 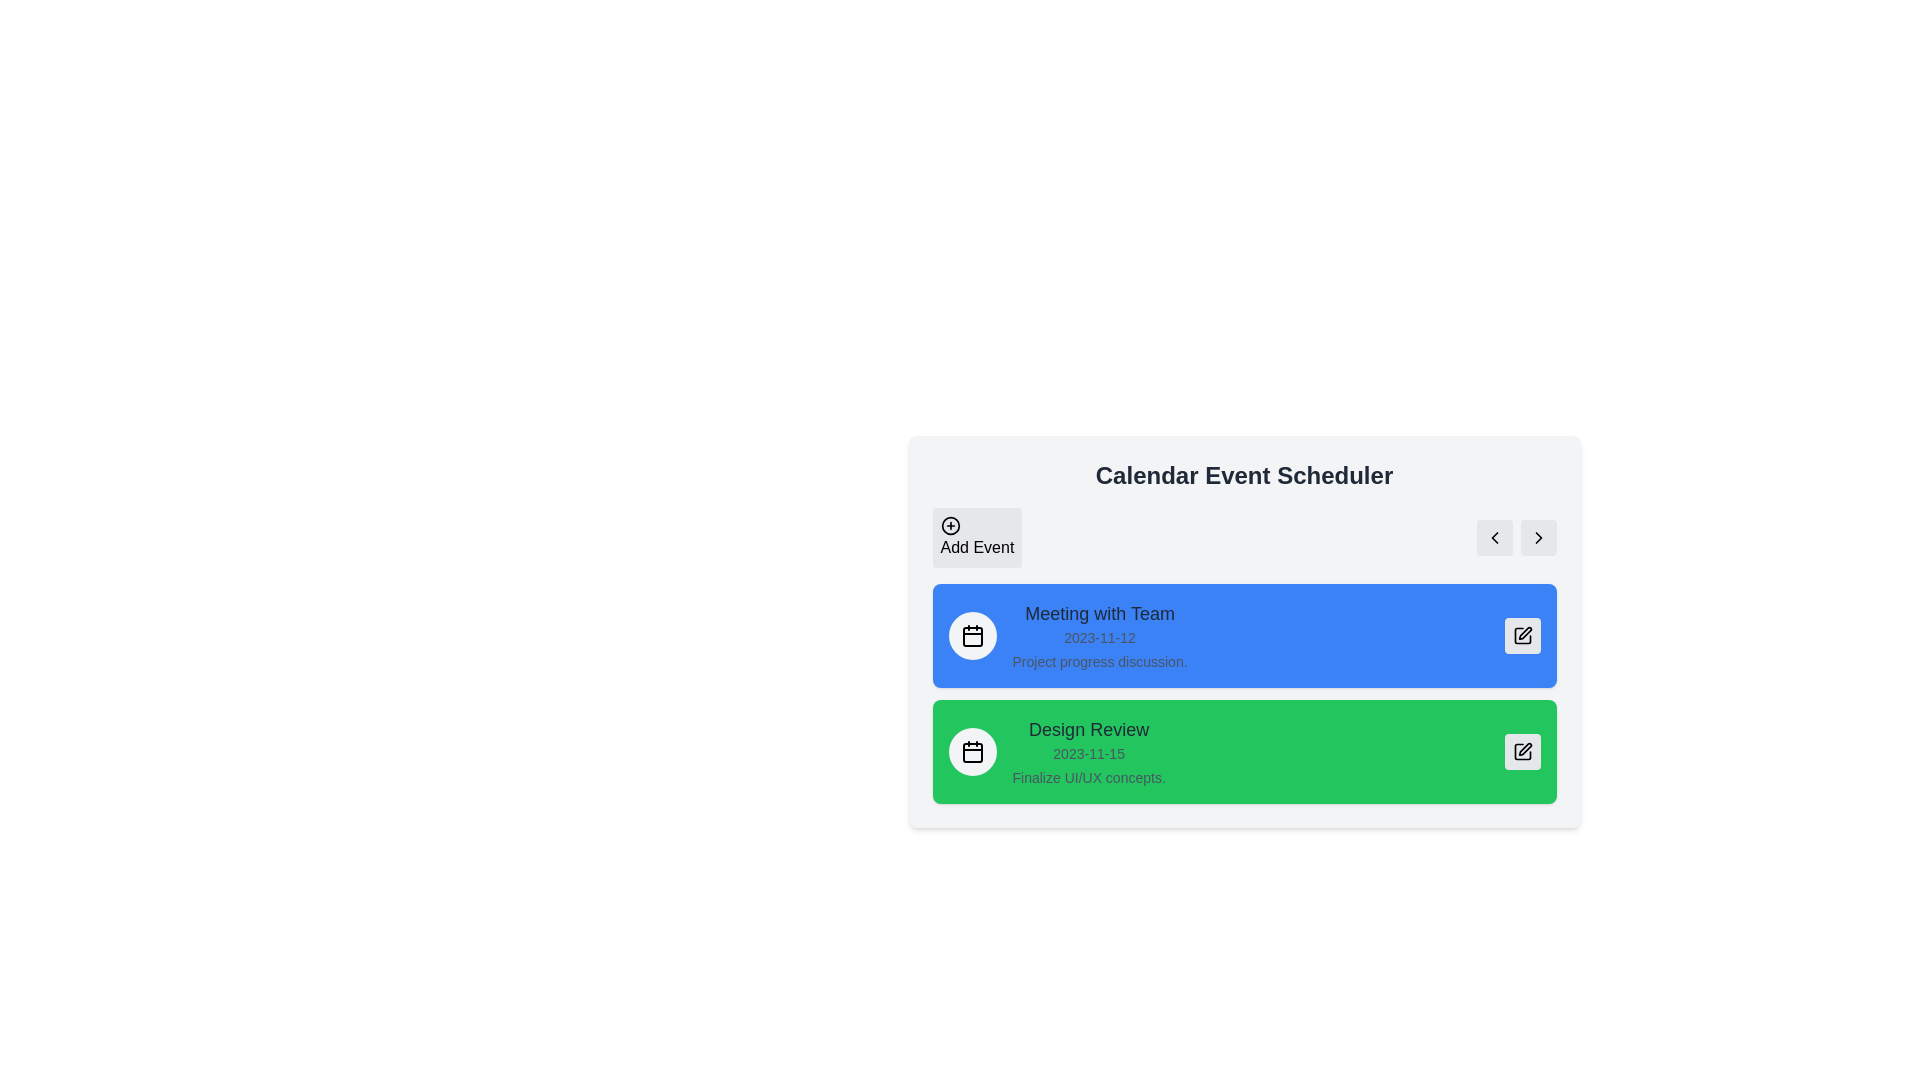 I want to click on the forward navigation button located in the top-right corner of the highlighted area to visualize interactivity, so click(x=1537, y=536).